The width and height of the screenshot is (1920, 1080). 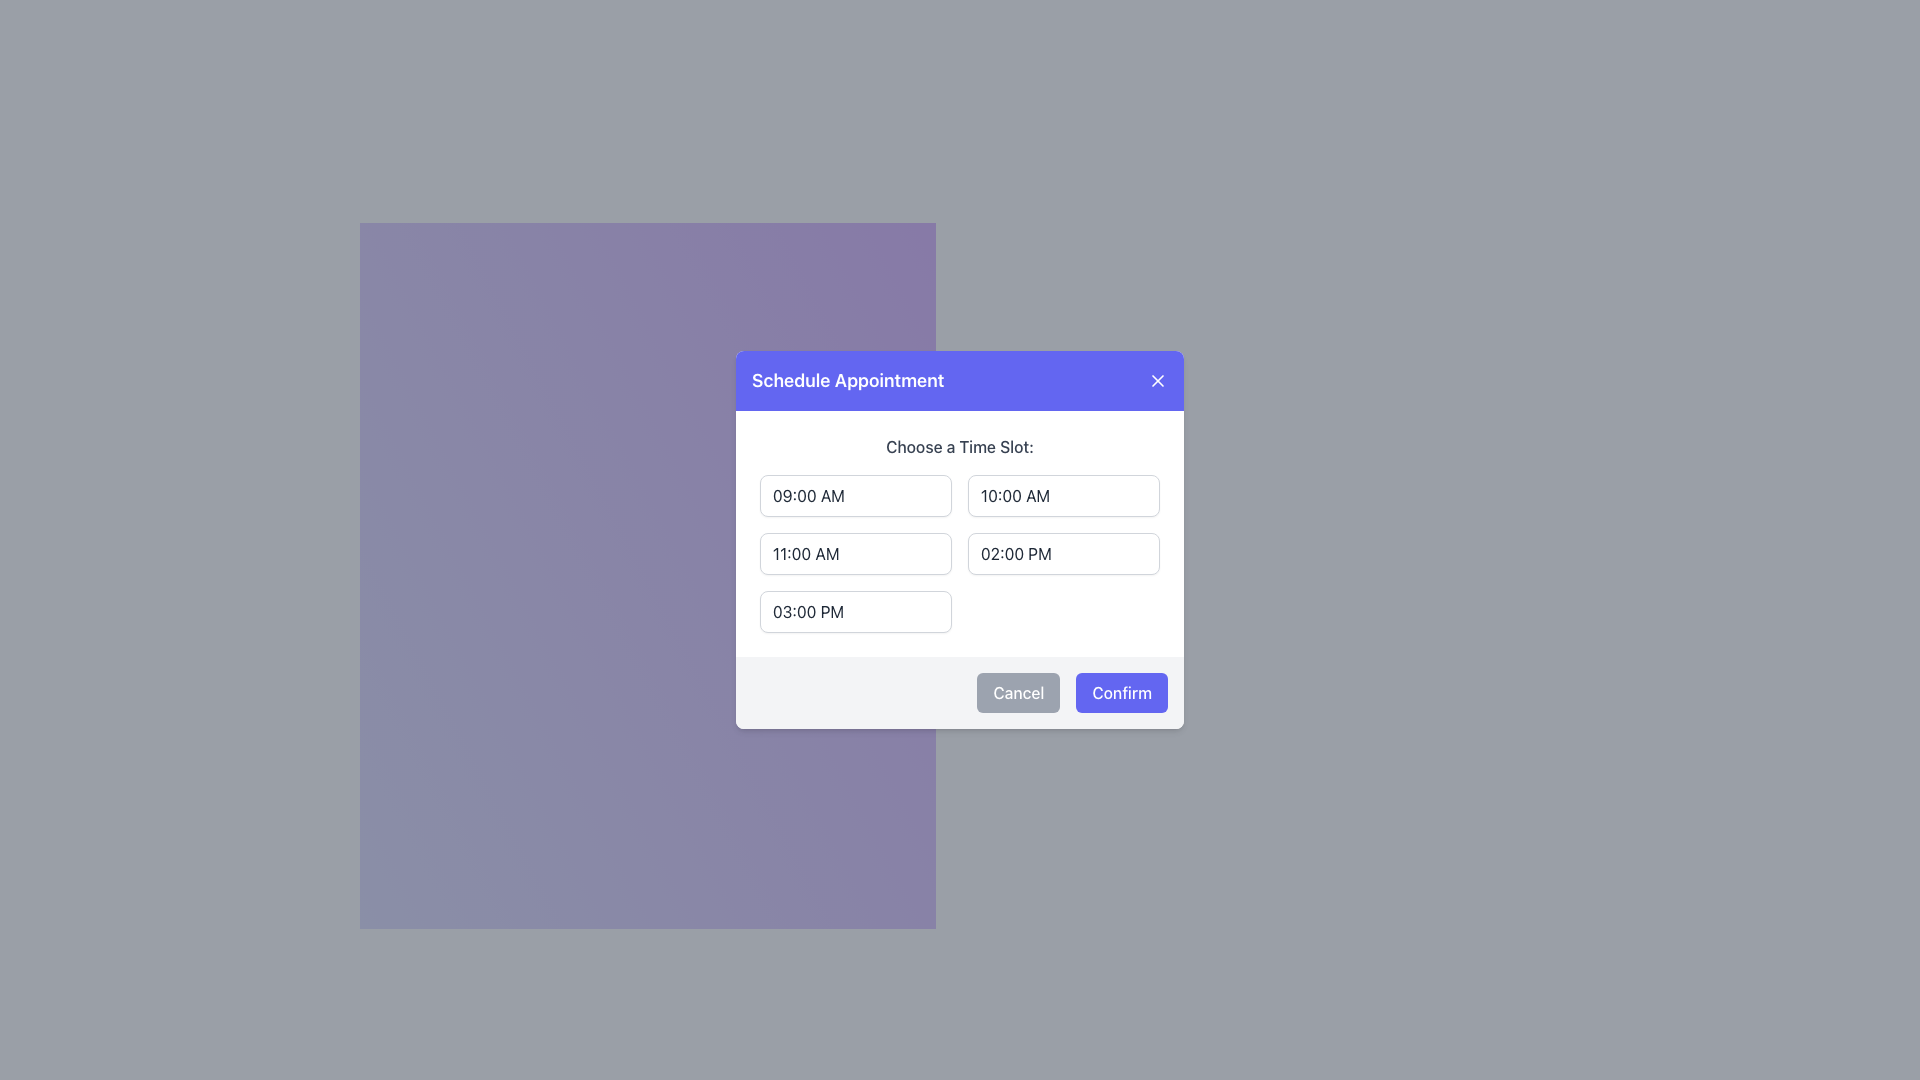 What do you see at coordinates (808, 611) in the screenshot?
I see `the static text element displaying '03:00 PM'` at bounding box center [808, 611].